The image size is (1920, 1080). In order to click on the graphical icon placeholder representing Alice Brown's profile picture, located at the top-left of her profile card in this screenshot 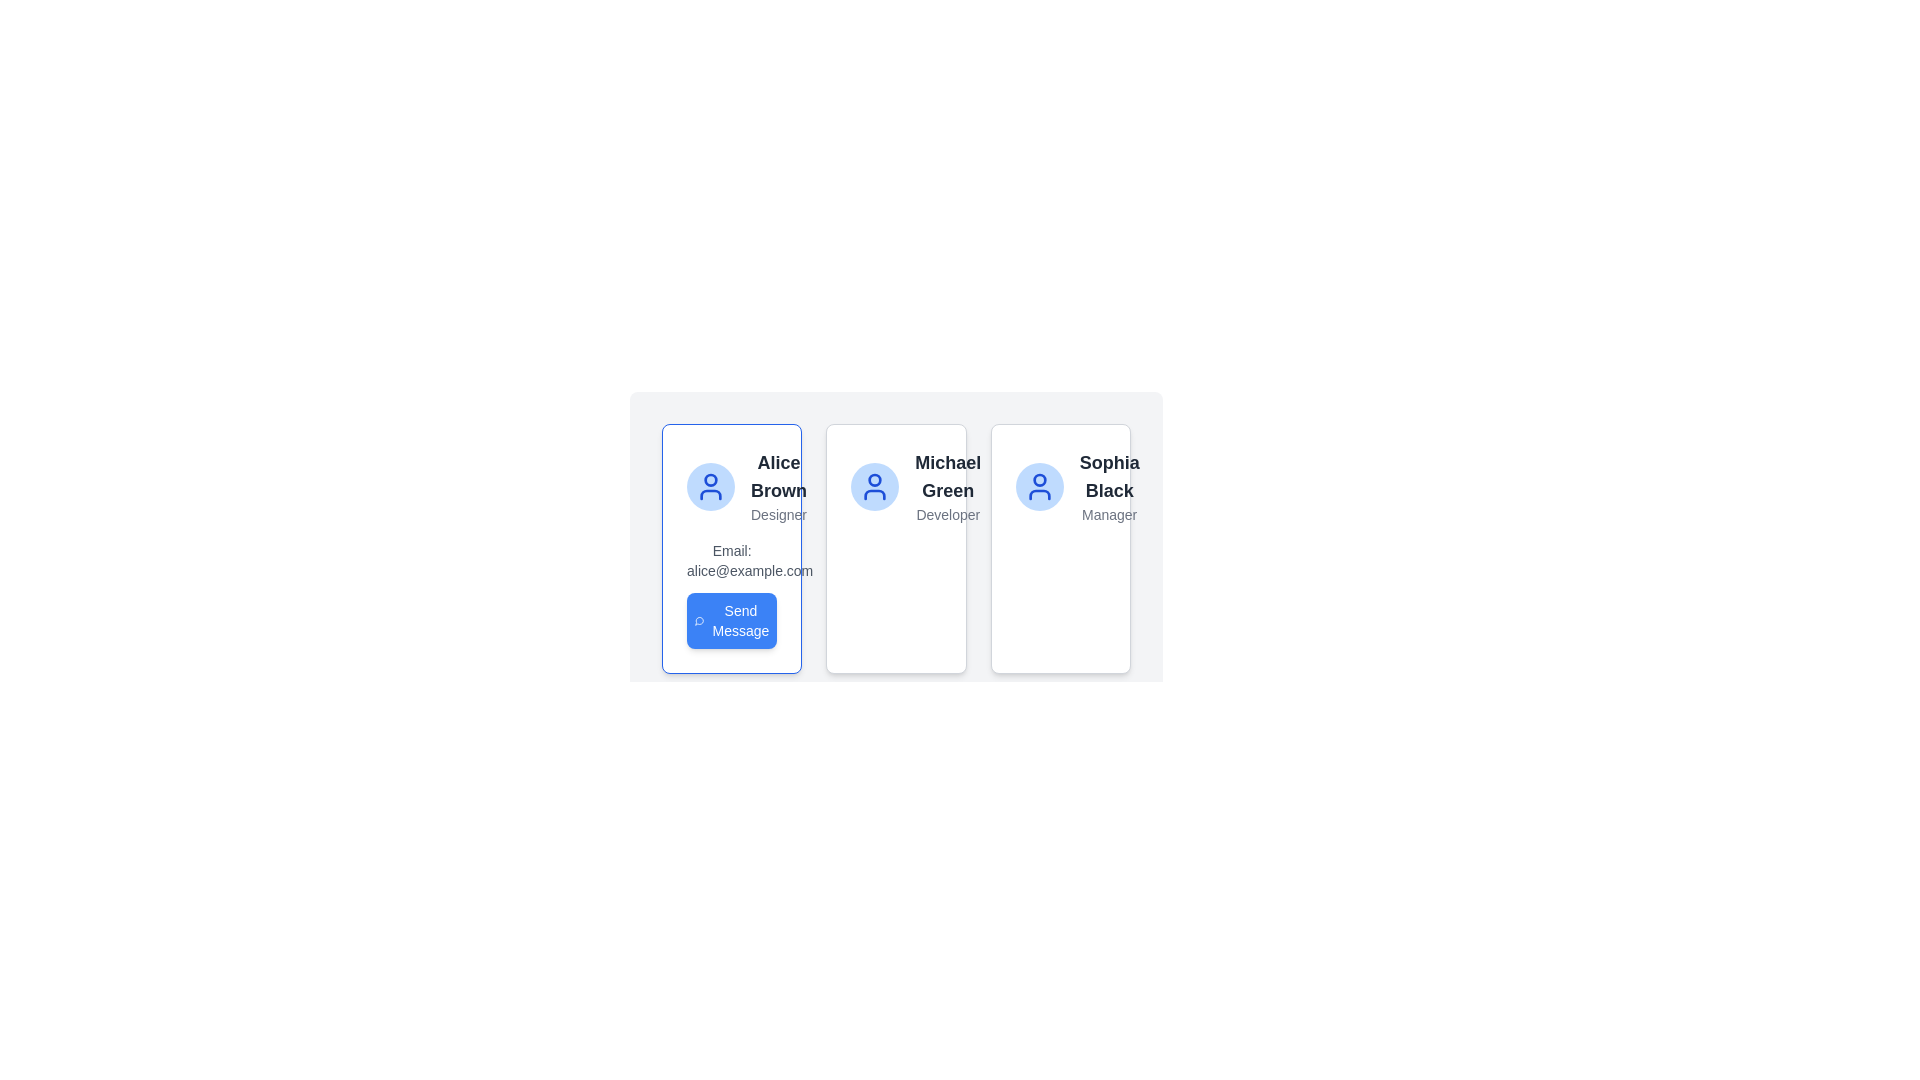, I will do `click(710, 486)`.